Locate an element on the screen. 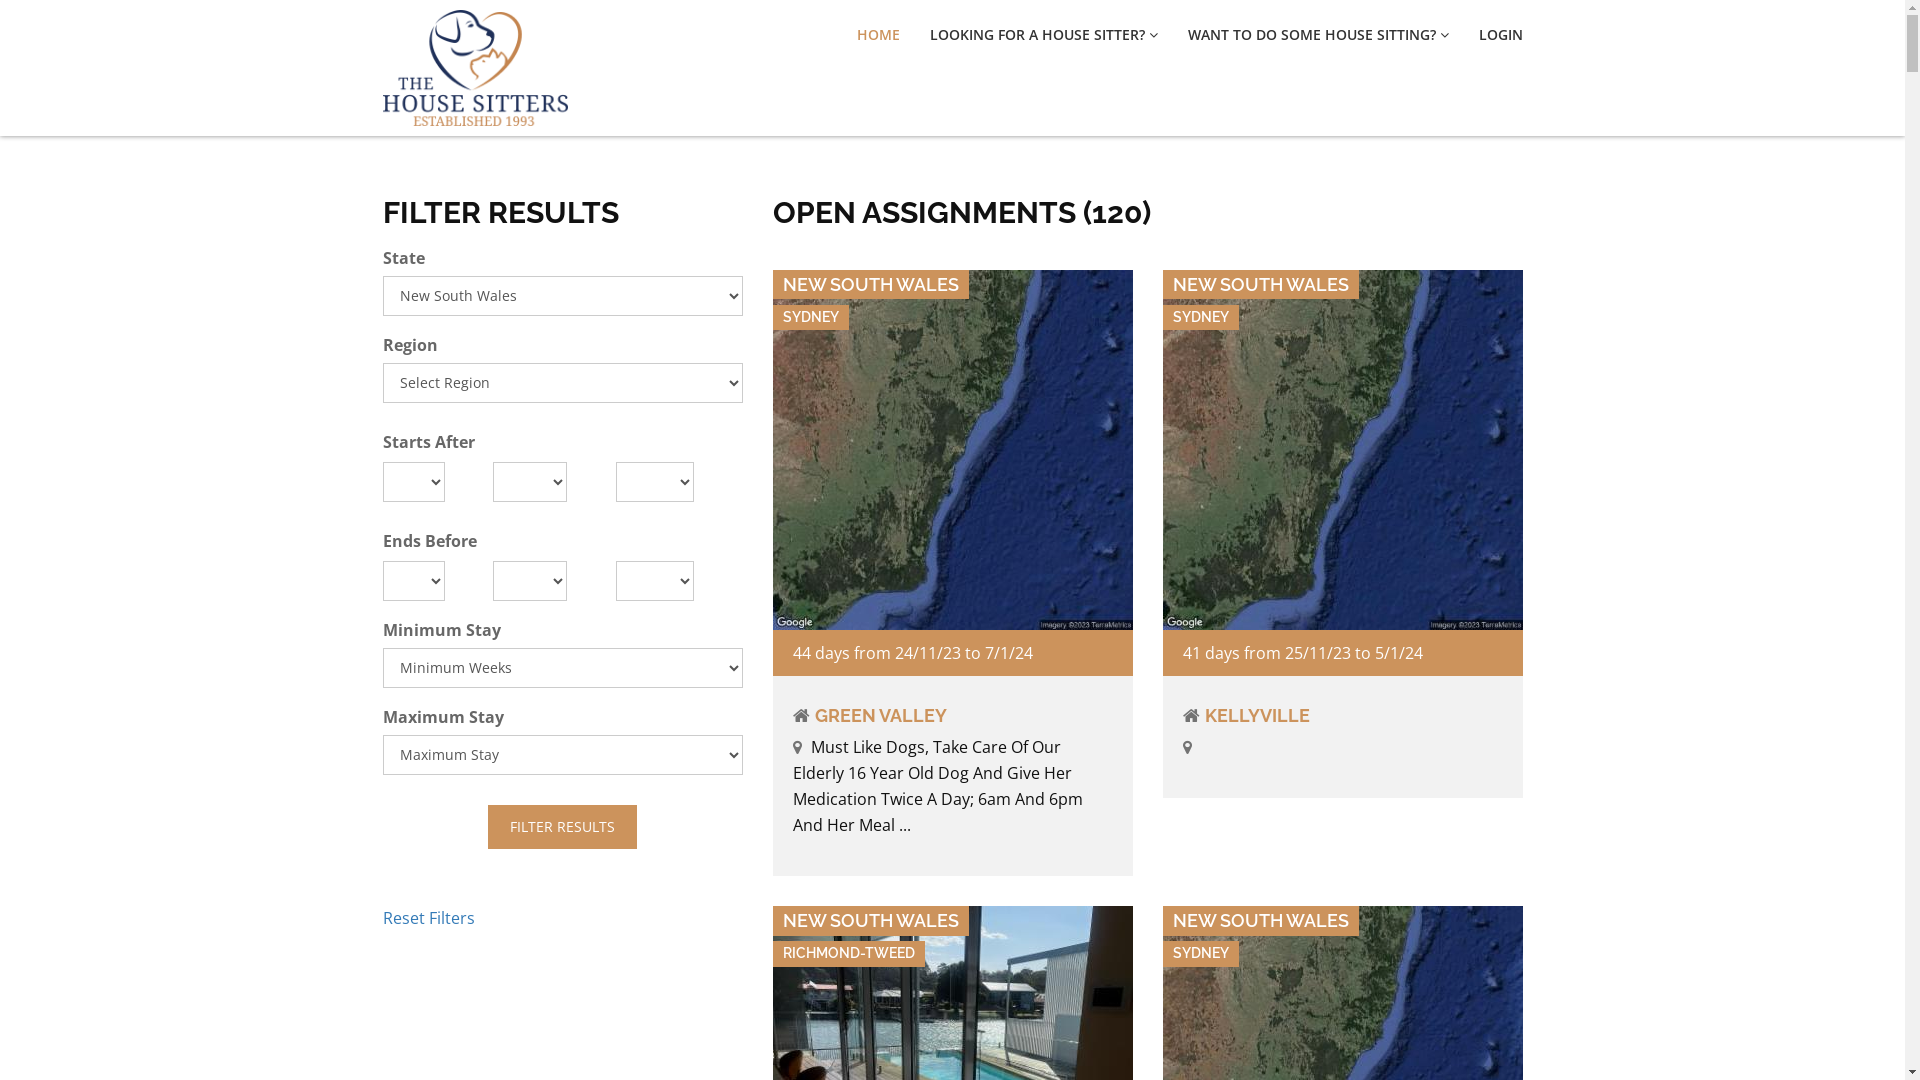  'Reset Filters' is located at coordinates (426, 918).